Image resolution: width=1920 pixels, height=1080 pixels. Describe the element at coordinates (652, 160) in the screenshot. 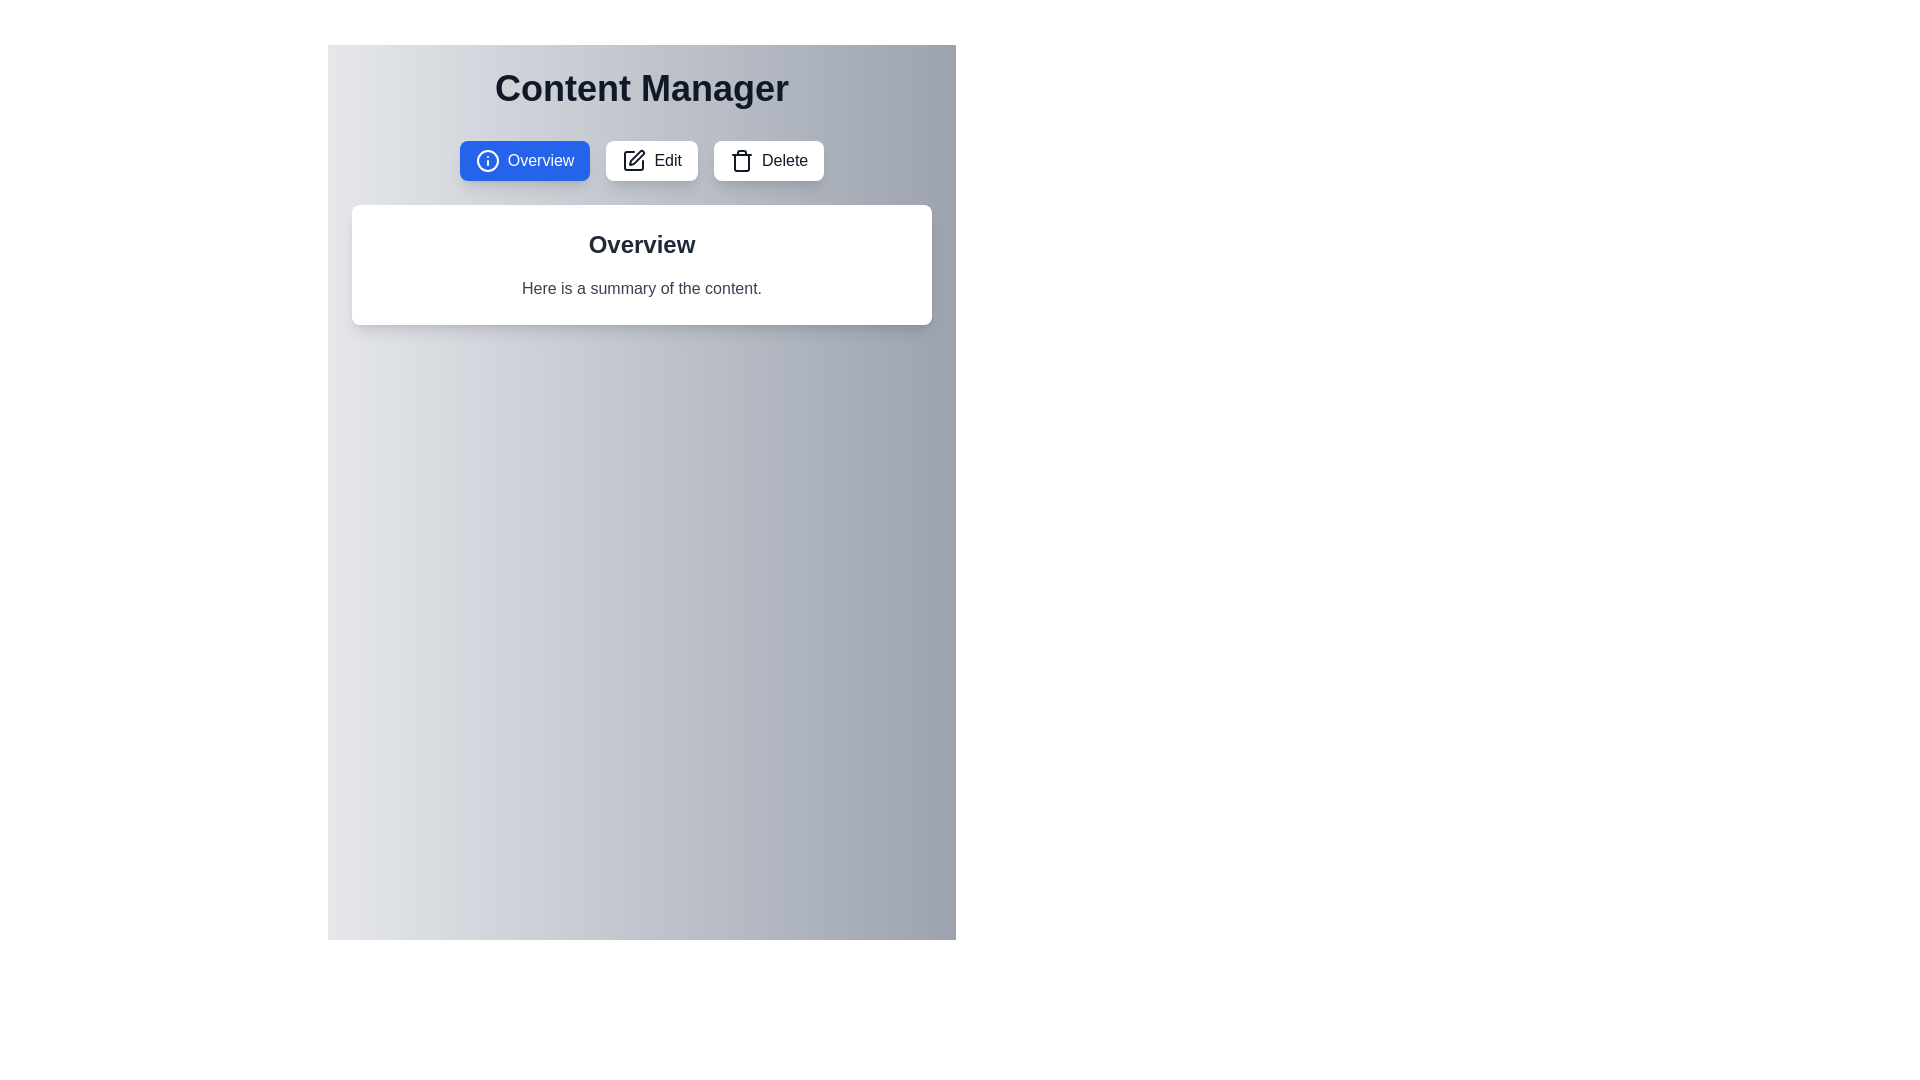

I see `the Edit tab by clicking on its button` at that location.